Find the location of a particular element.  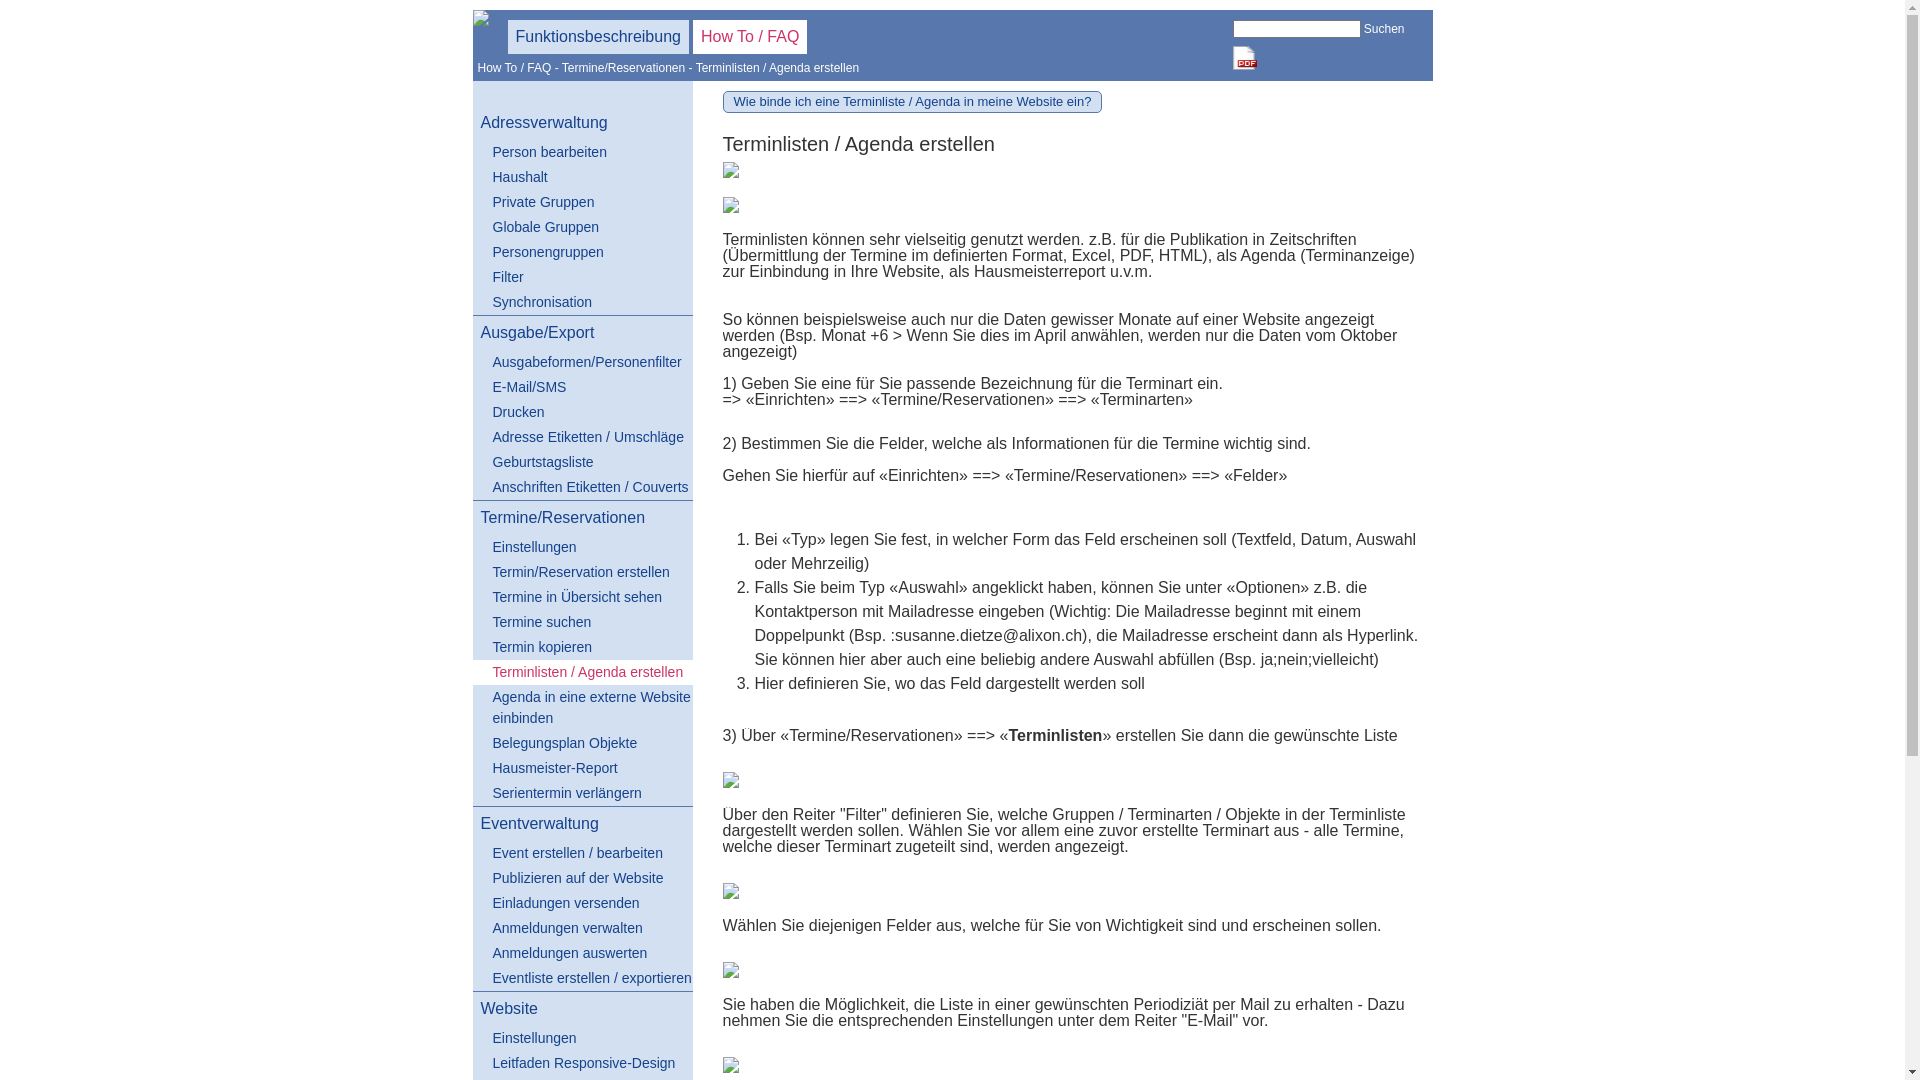

'Personengruppen' is located at coordinates (470, 251).